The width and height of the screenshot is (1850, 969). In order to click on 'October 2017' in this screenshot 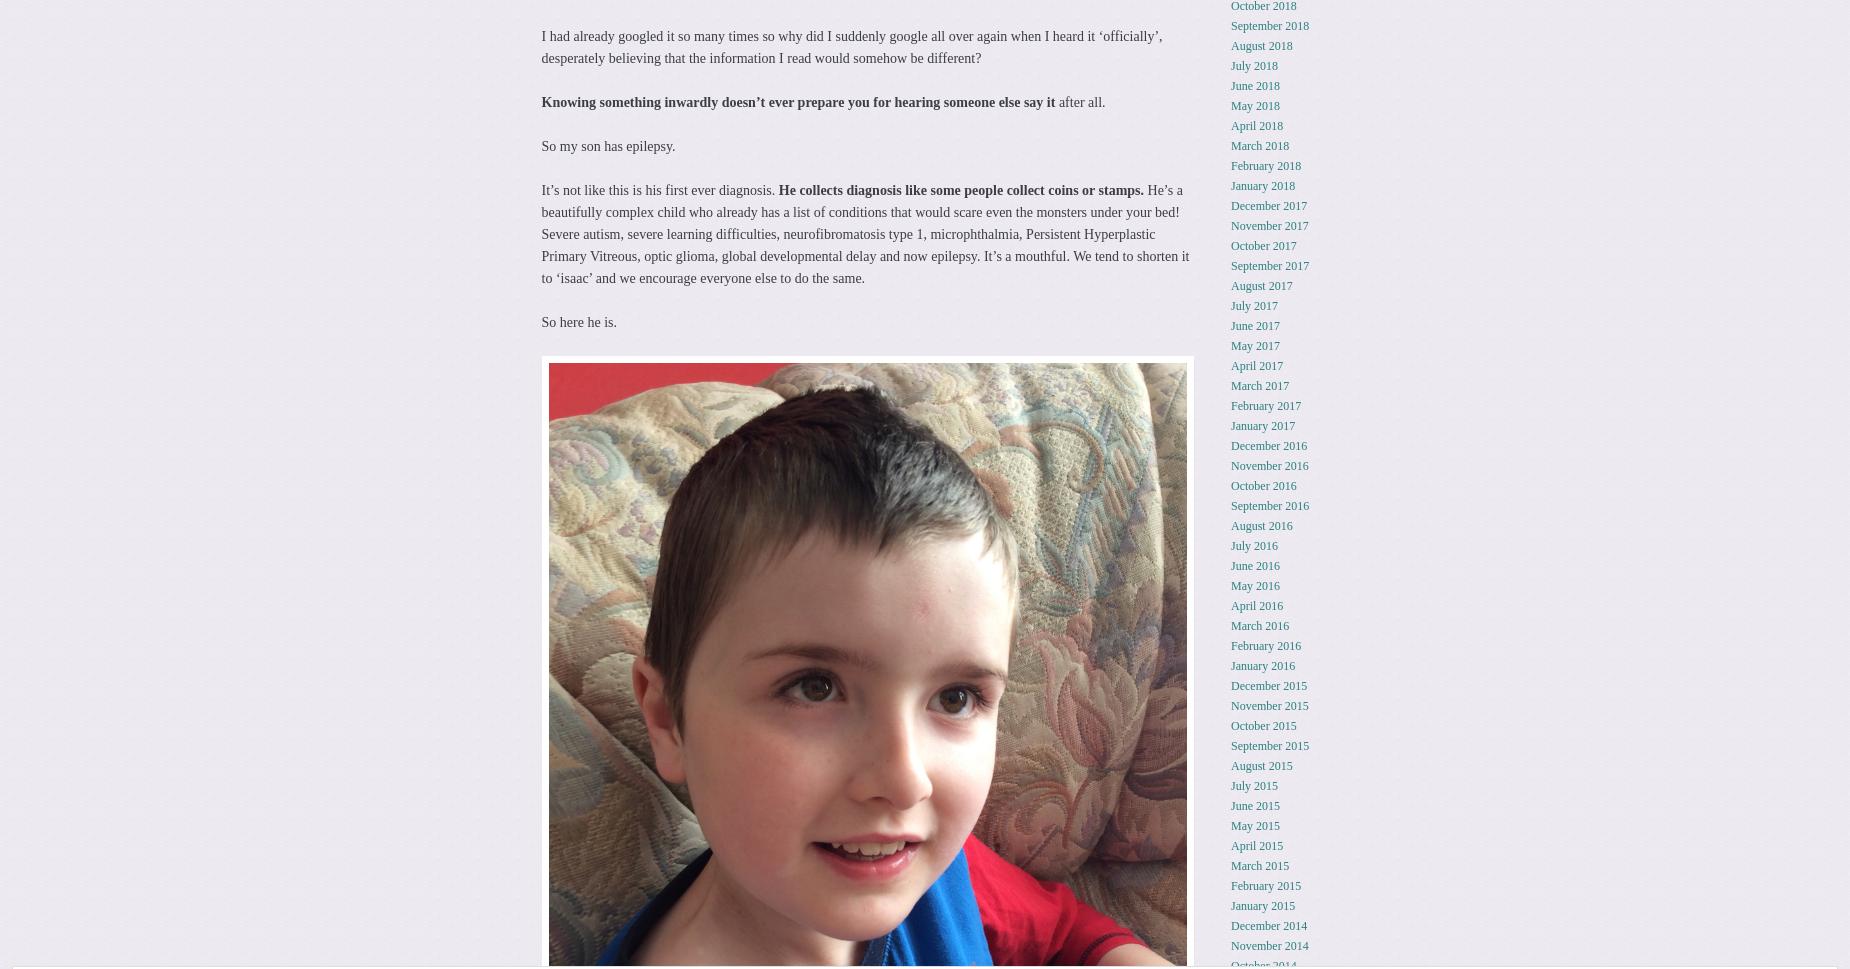, I will do `click(1262, 243)`.